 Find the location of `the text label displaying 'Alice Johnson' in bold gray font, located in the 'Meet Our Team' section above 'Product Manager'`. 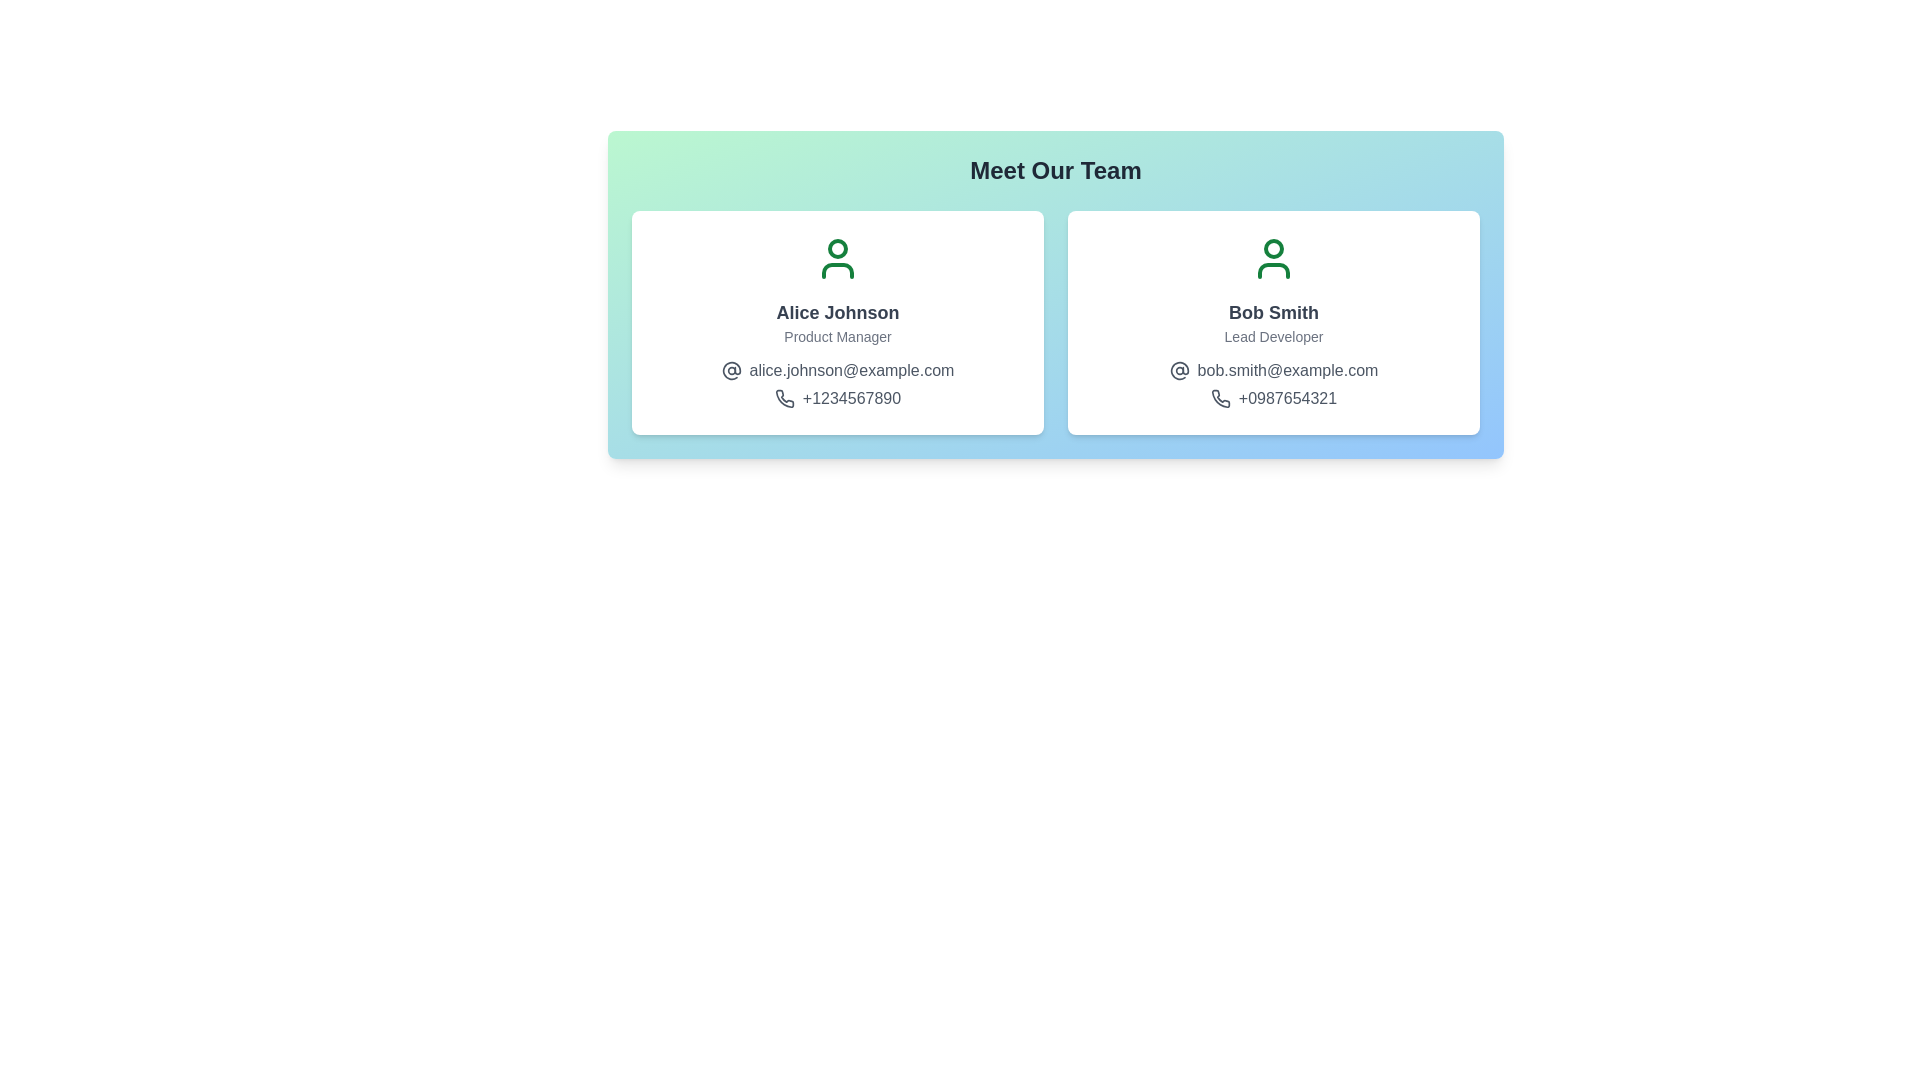

the text label displaying 'Alice Johnson' in bold gray font, located in the 'Meet Our Team' section above 'Product Manager' is located at coordinates (838, 312).